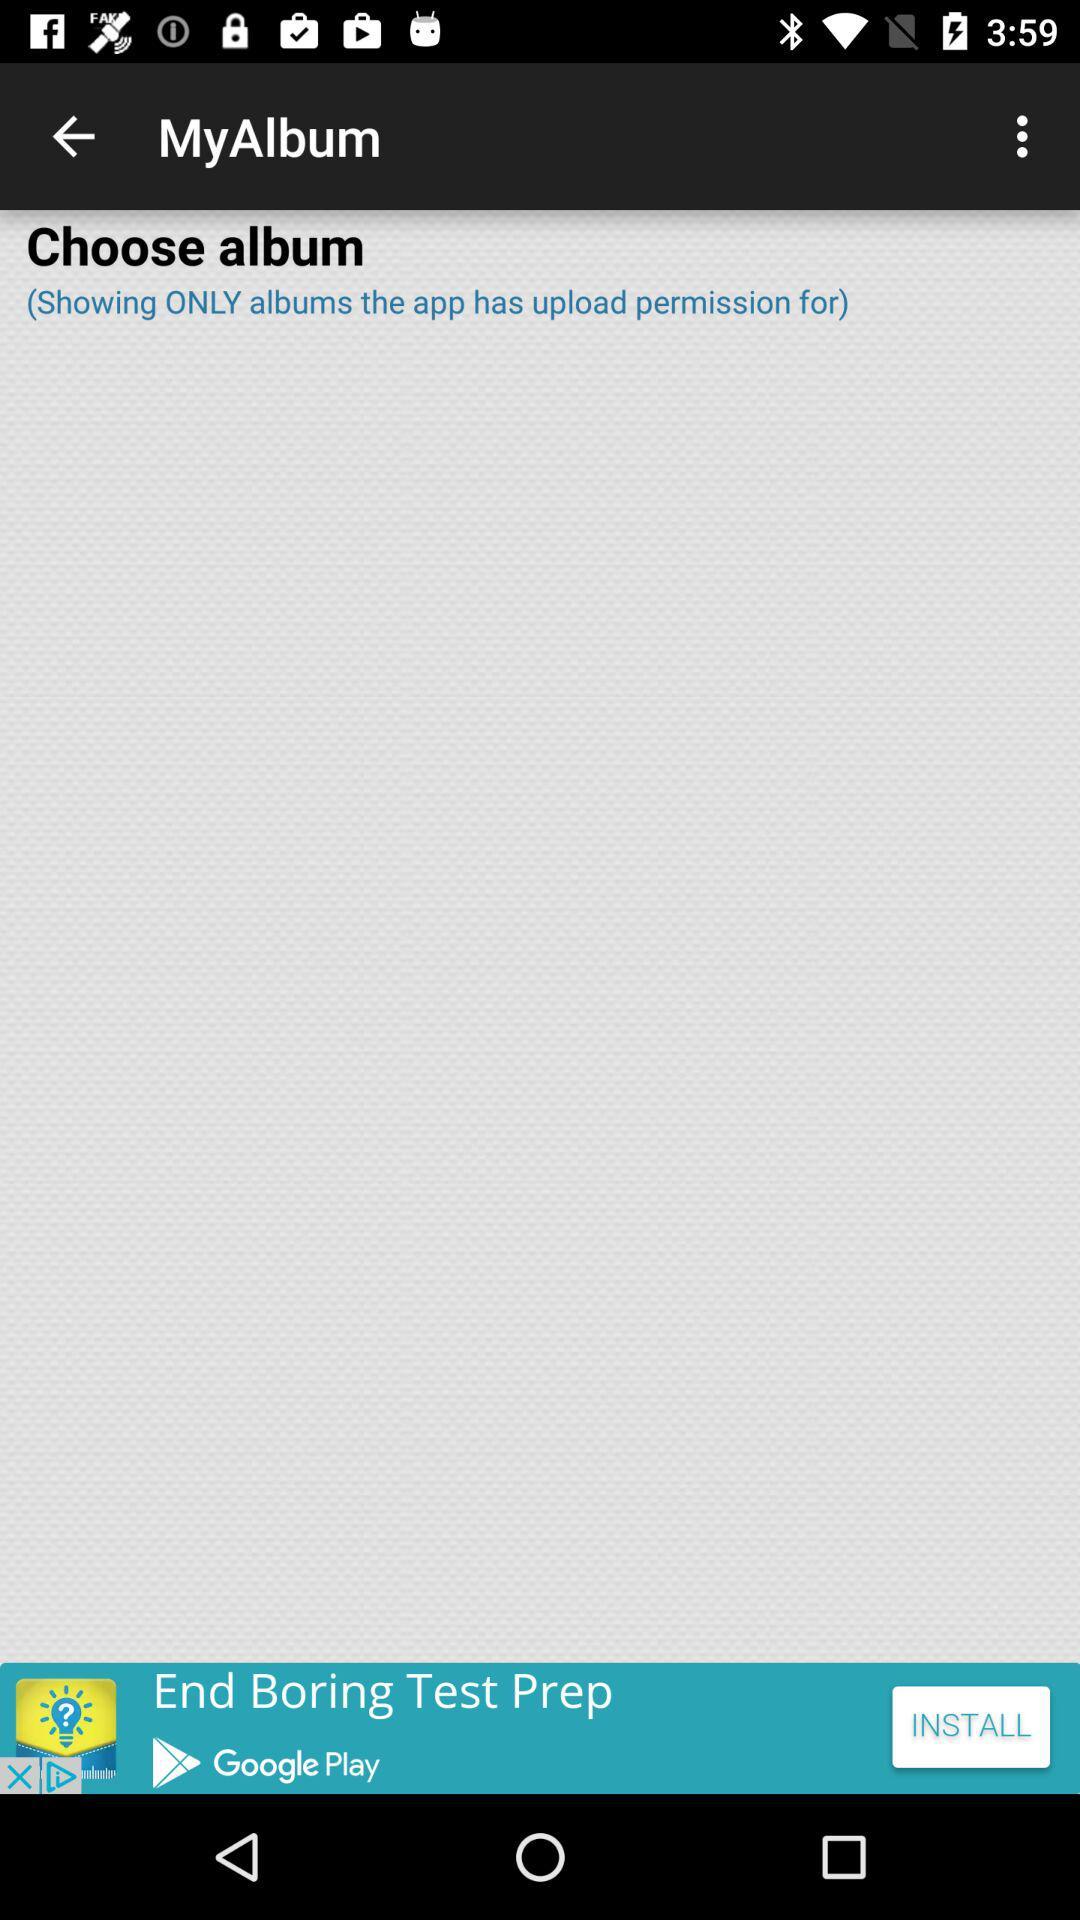  Describe the element at coordinates (540, 1005) in the screenshot. I see `album box` at that location.